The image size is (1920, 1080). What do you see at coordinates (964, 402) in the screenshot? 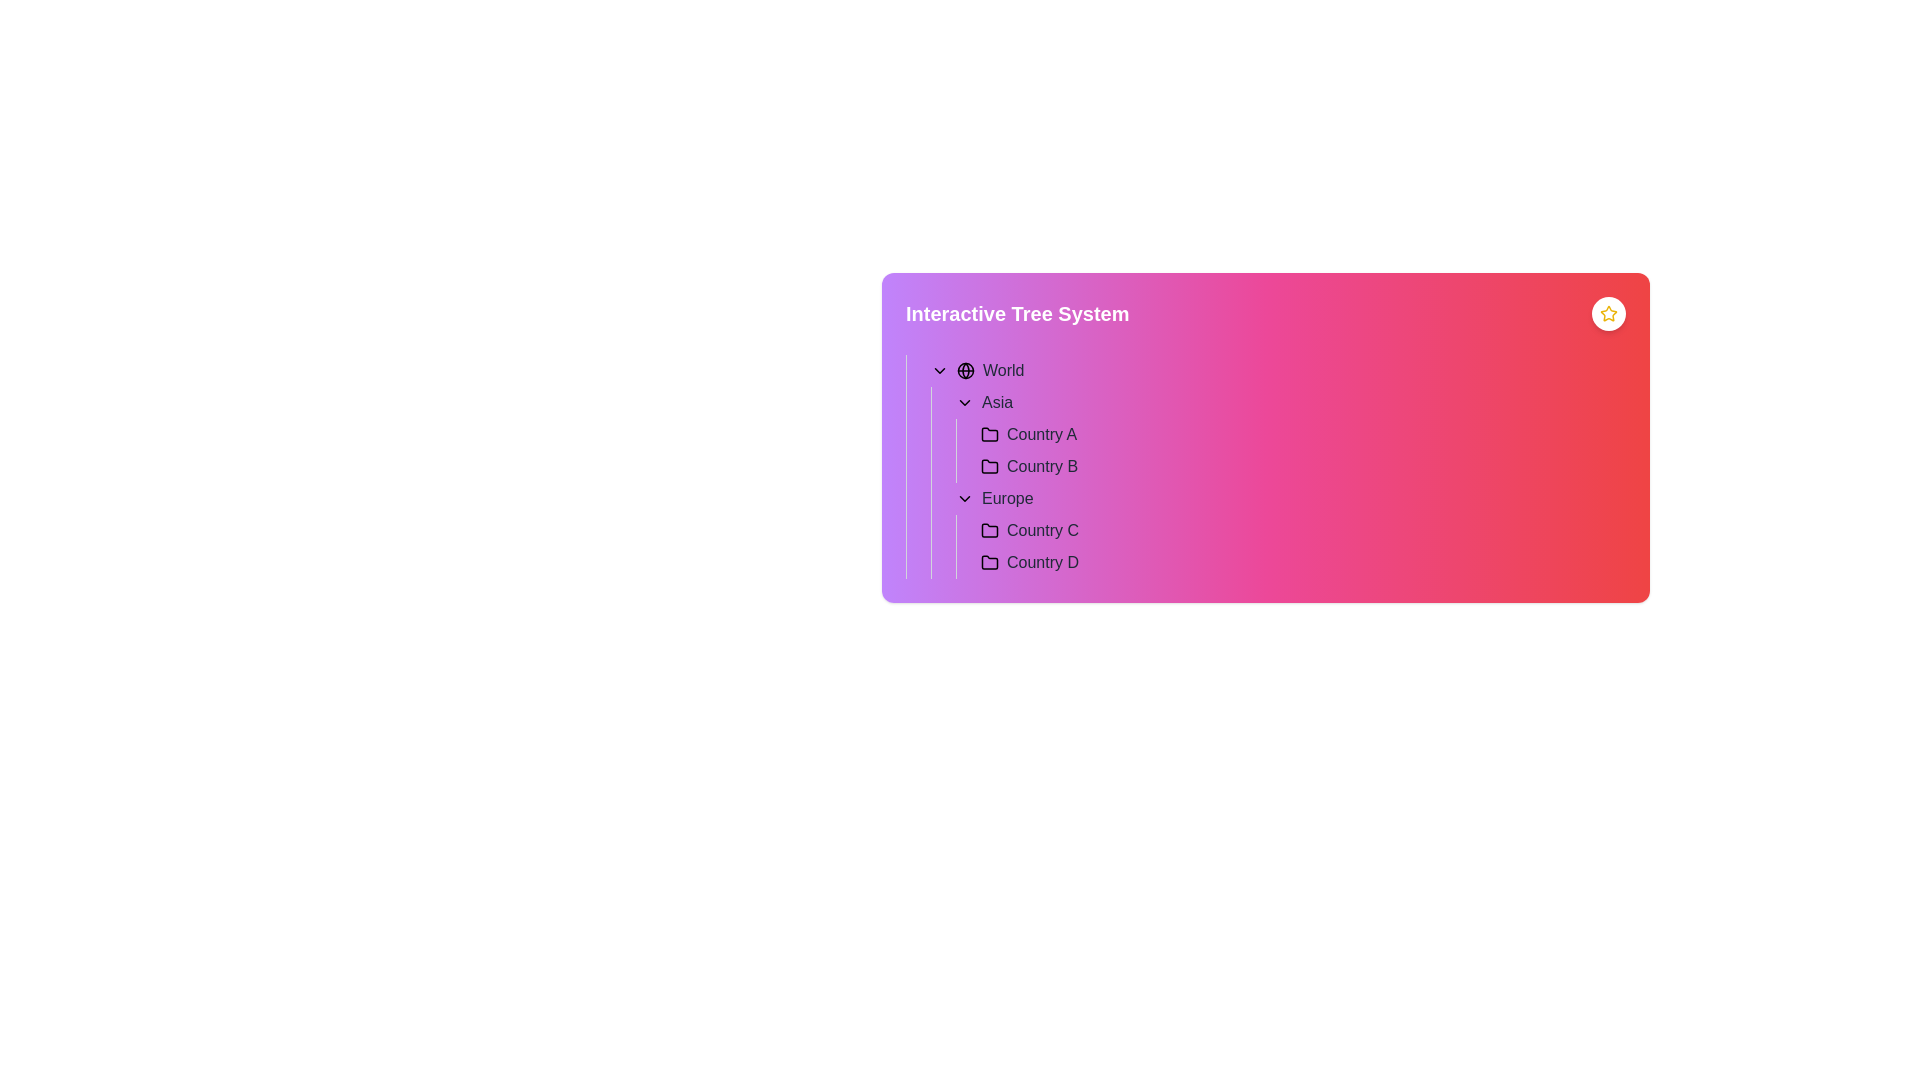
I see `the downward-pointing chevron icon located next to the 'Asia' text` at bounding box center [964, 402].